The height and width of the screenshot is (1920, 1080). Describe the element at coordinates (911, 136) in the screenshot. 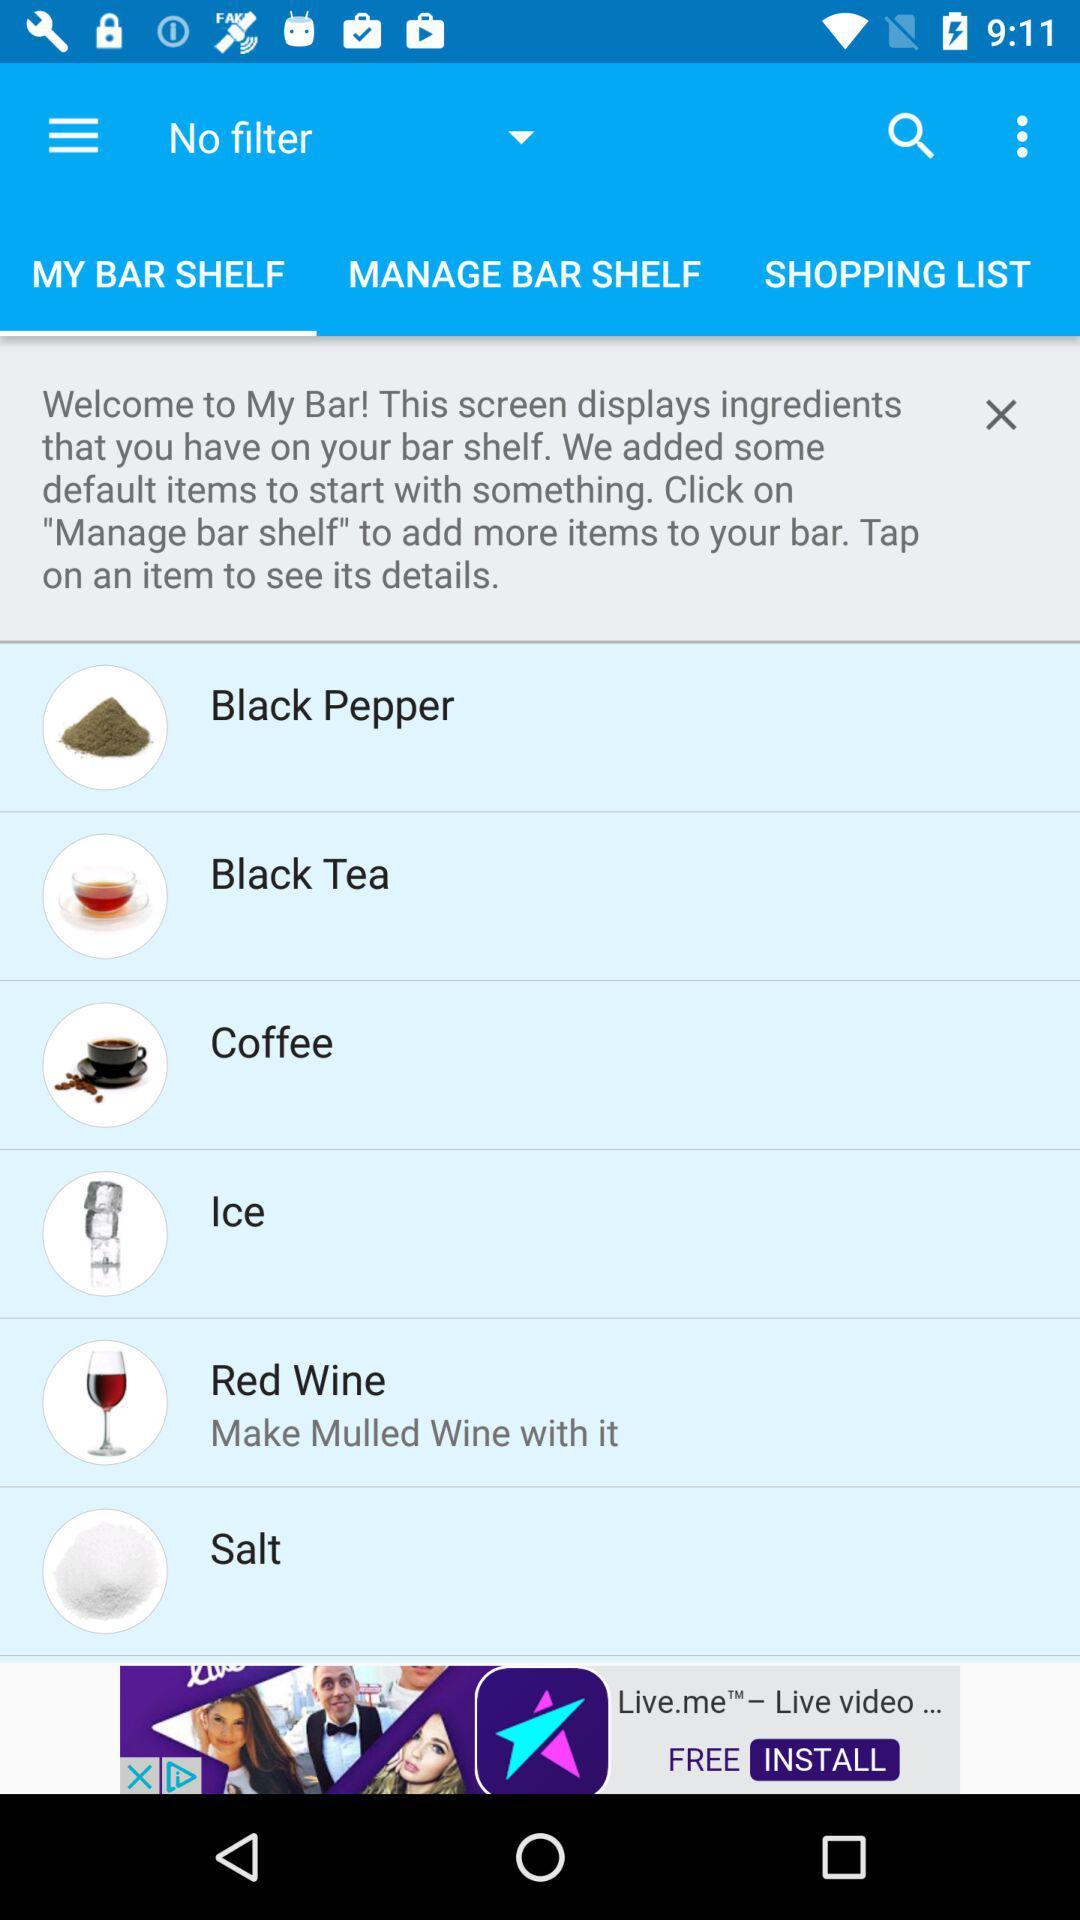

I see `search icon` at that location.